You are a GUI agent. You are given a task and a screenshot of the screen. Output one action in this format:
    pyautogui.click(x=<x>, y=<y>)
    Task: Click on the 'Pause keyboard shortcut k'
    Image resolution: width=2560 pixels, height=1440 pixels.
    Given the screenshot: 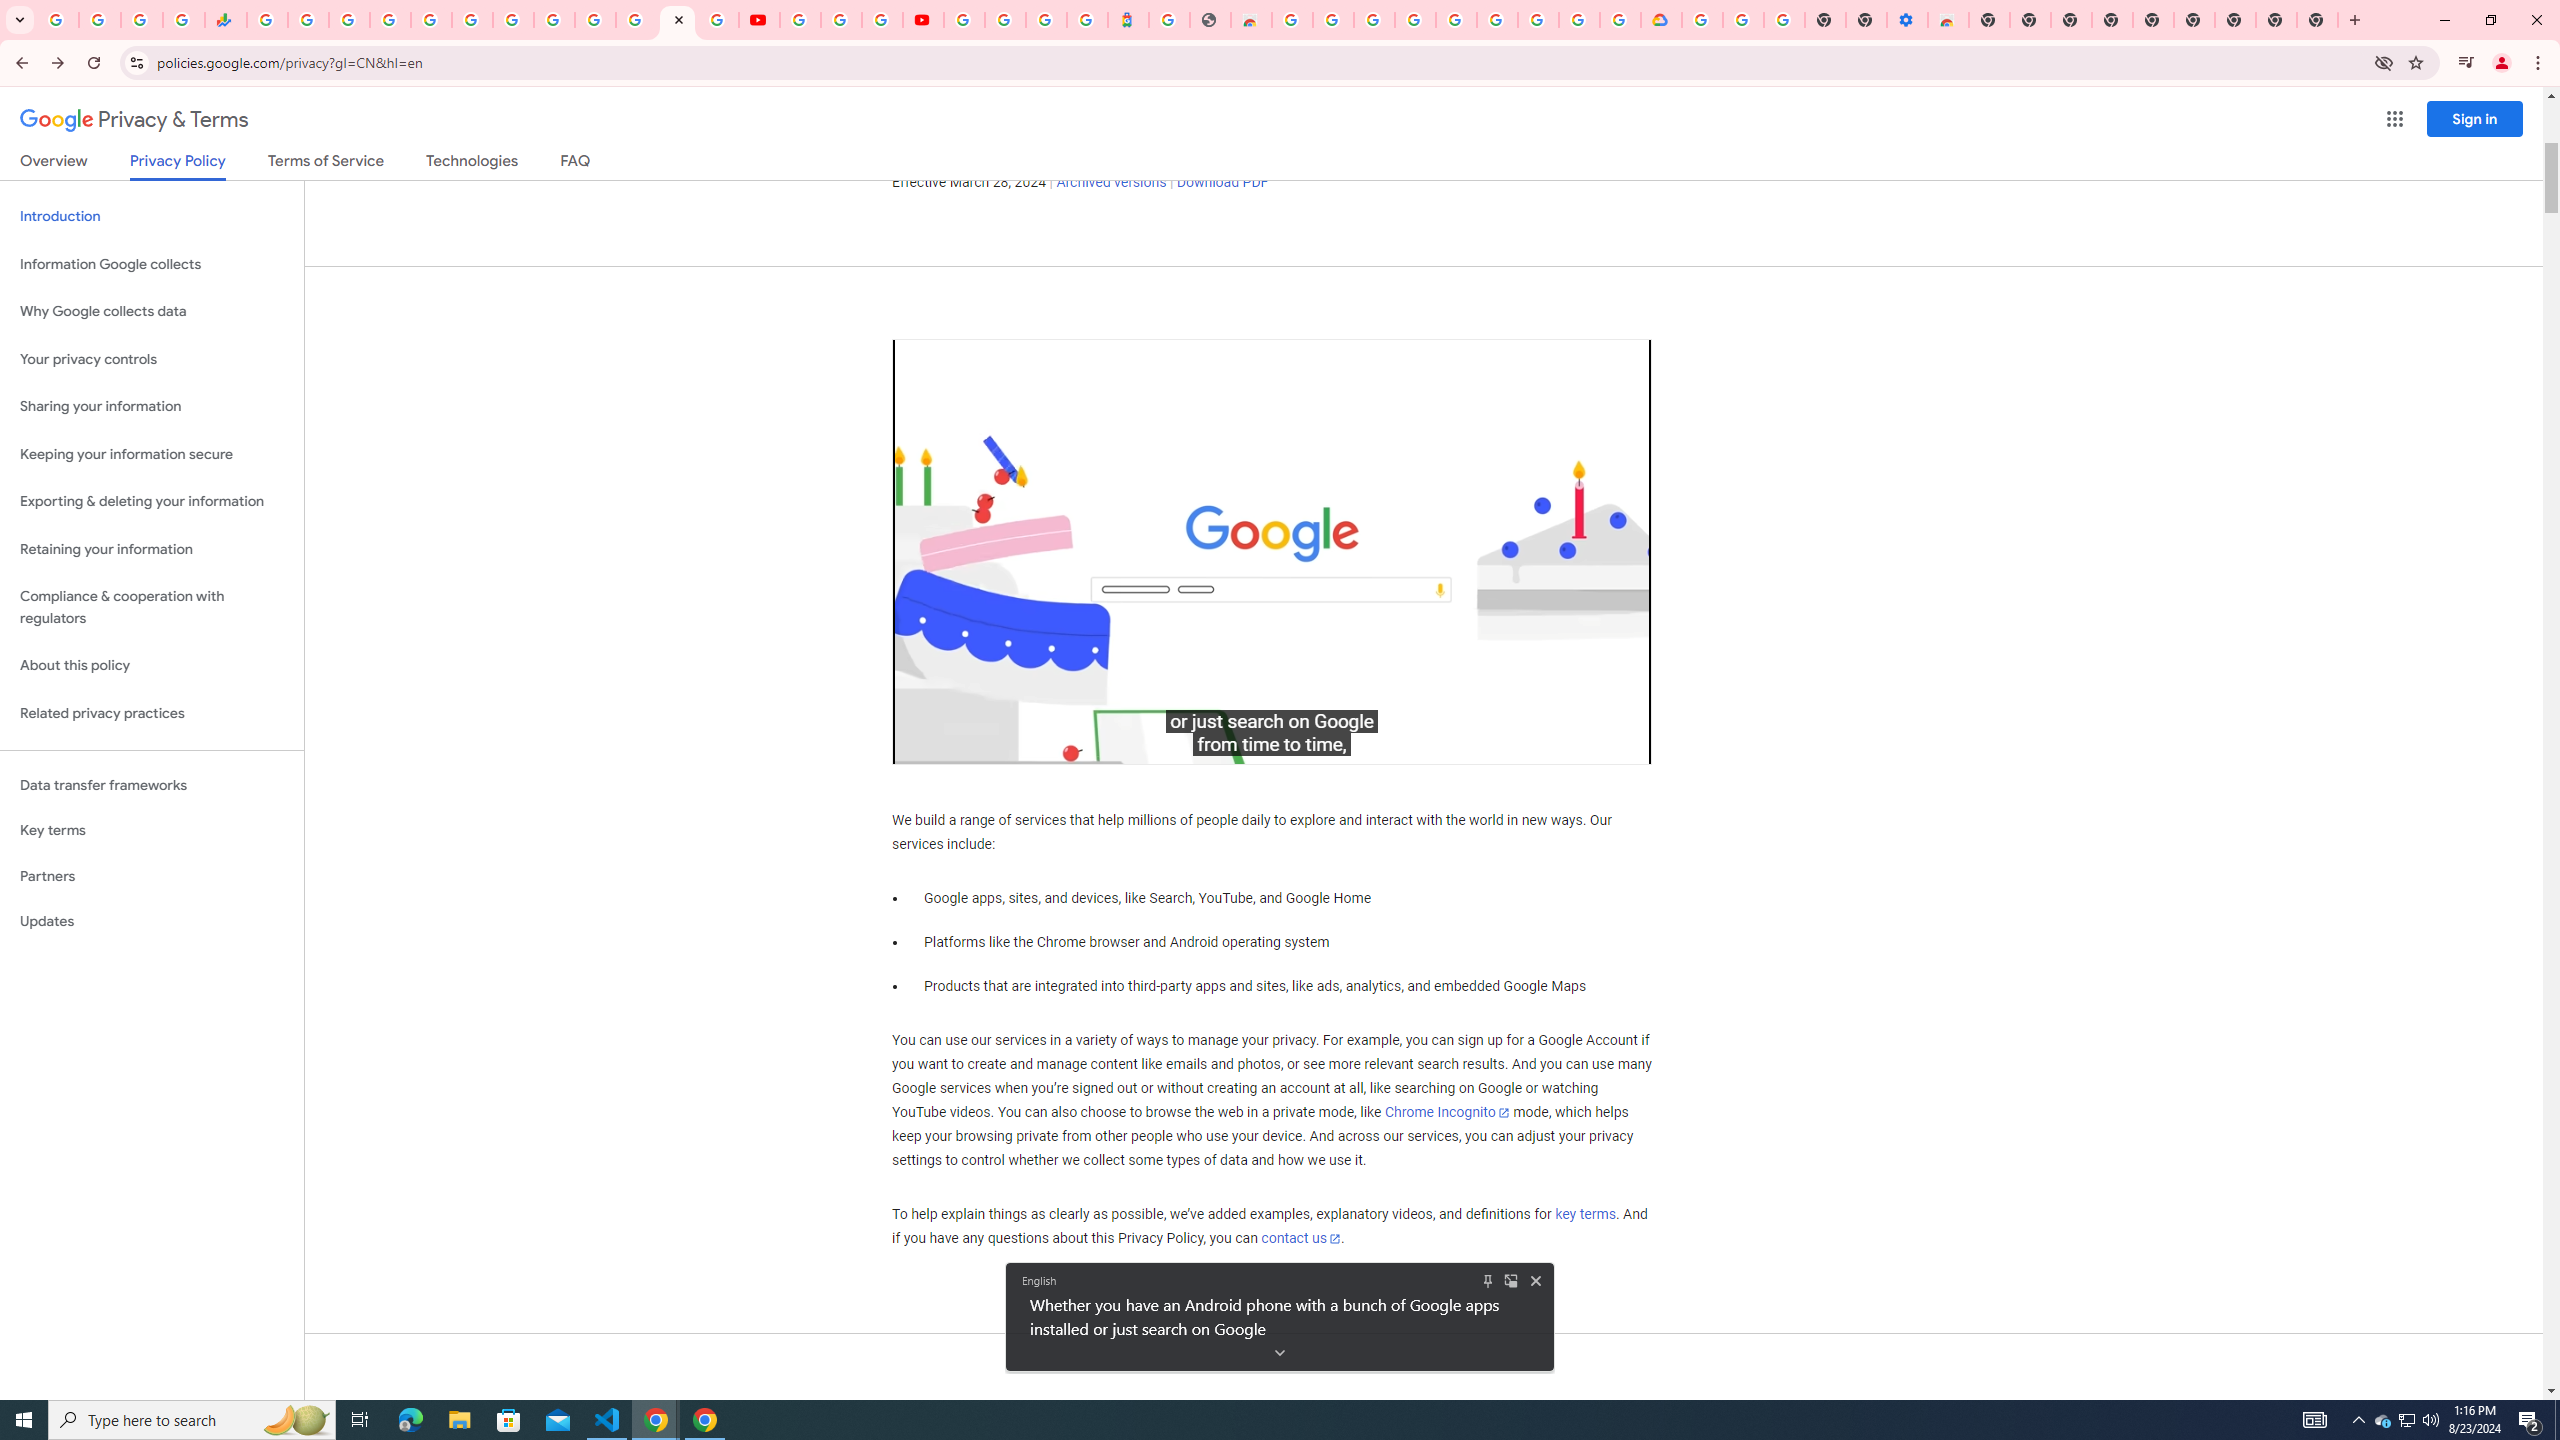 What is the action you would take?
    pyautogui.click(x=928, y=742)
    